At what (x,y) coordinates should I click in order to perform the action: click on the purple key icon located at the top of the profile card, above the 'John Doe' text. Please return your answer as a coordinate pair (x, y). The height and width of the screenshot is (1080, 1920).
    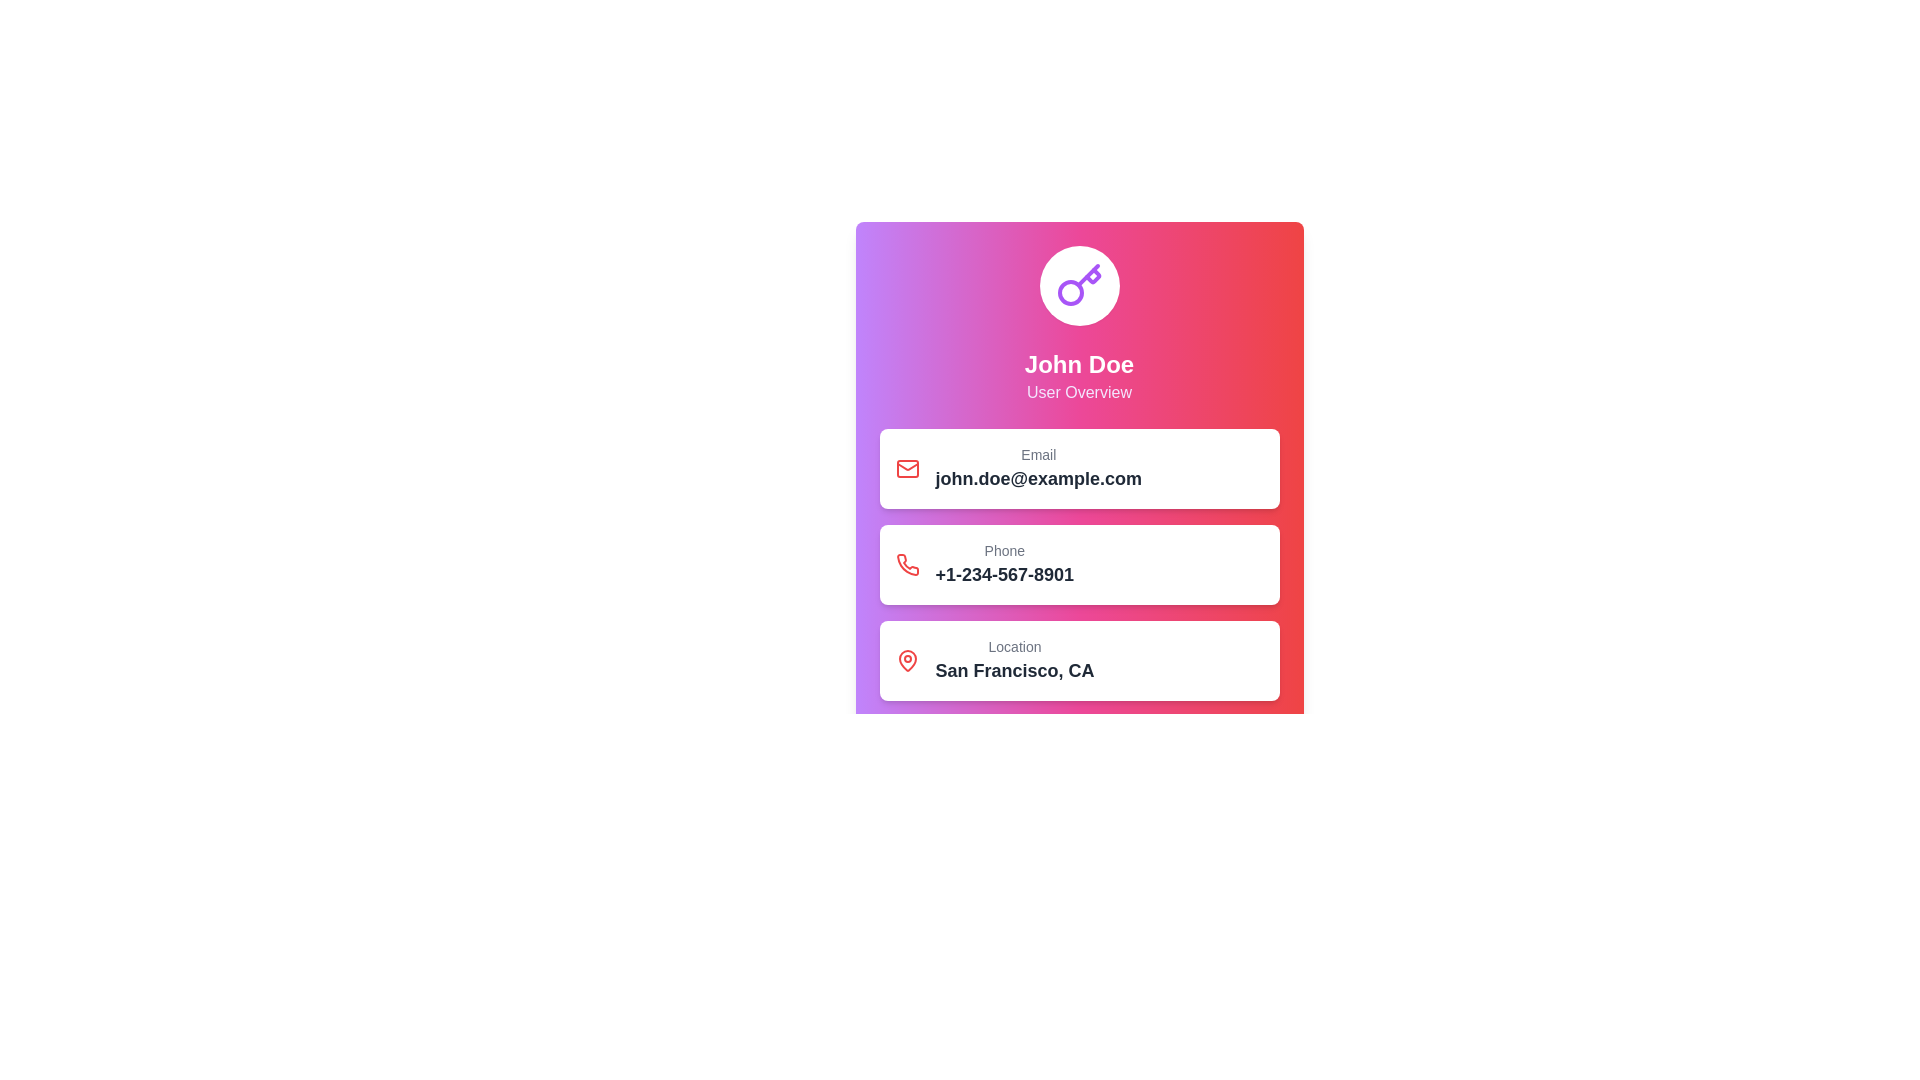
    Looking at the image, I should click on (1078, 285).